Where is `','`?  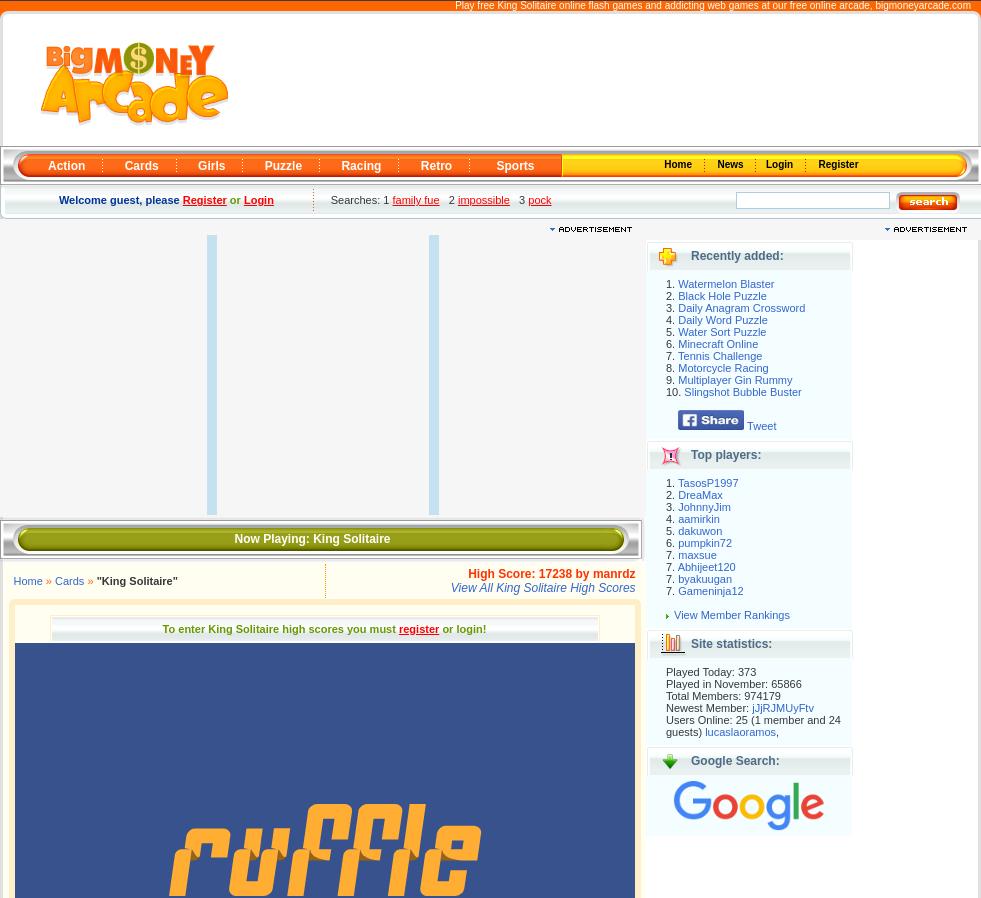
',' is located at coordinates (777, 731).